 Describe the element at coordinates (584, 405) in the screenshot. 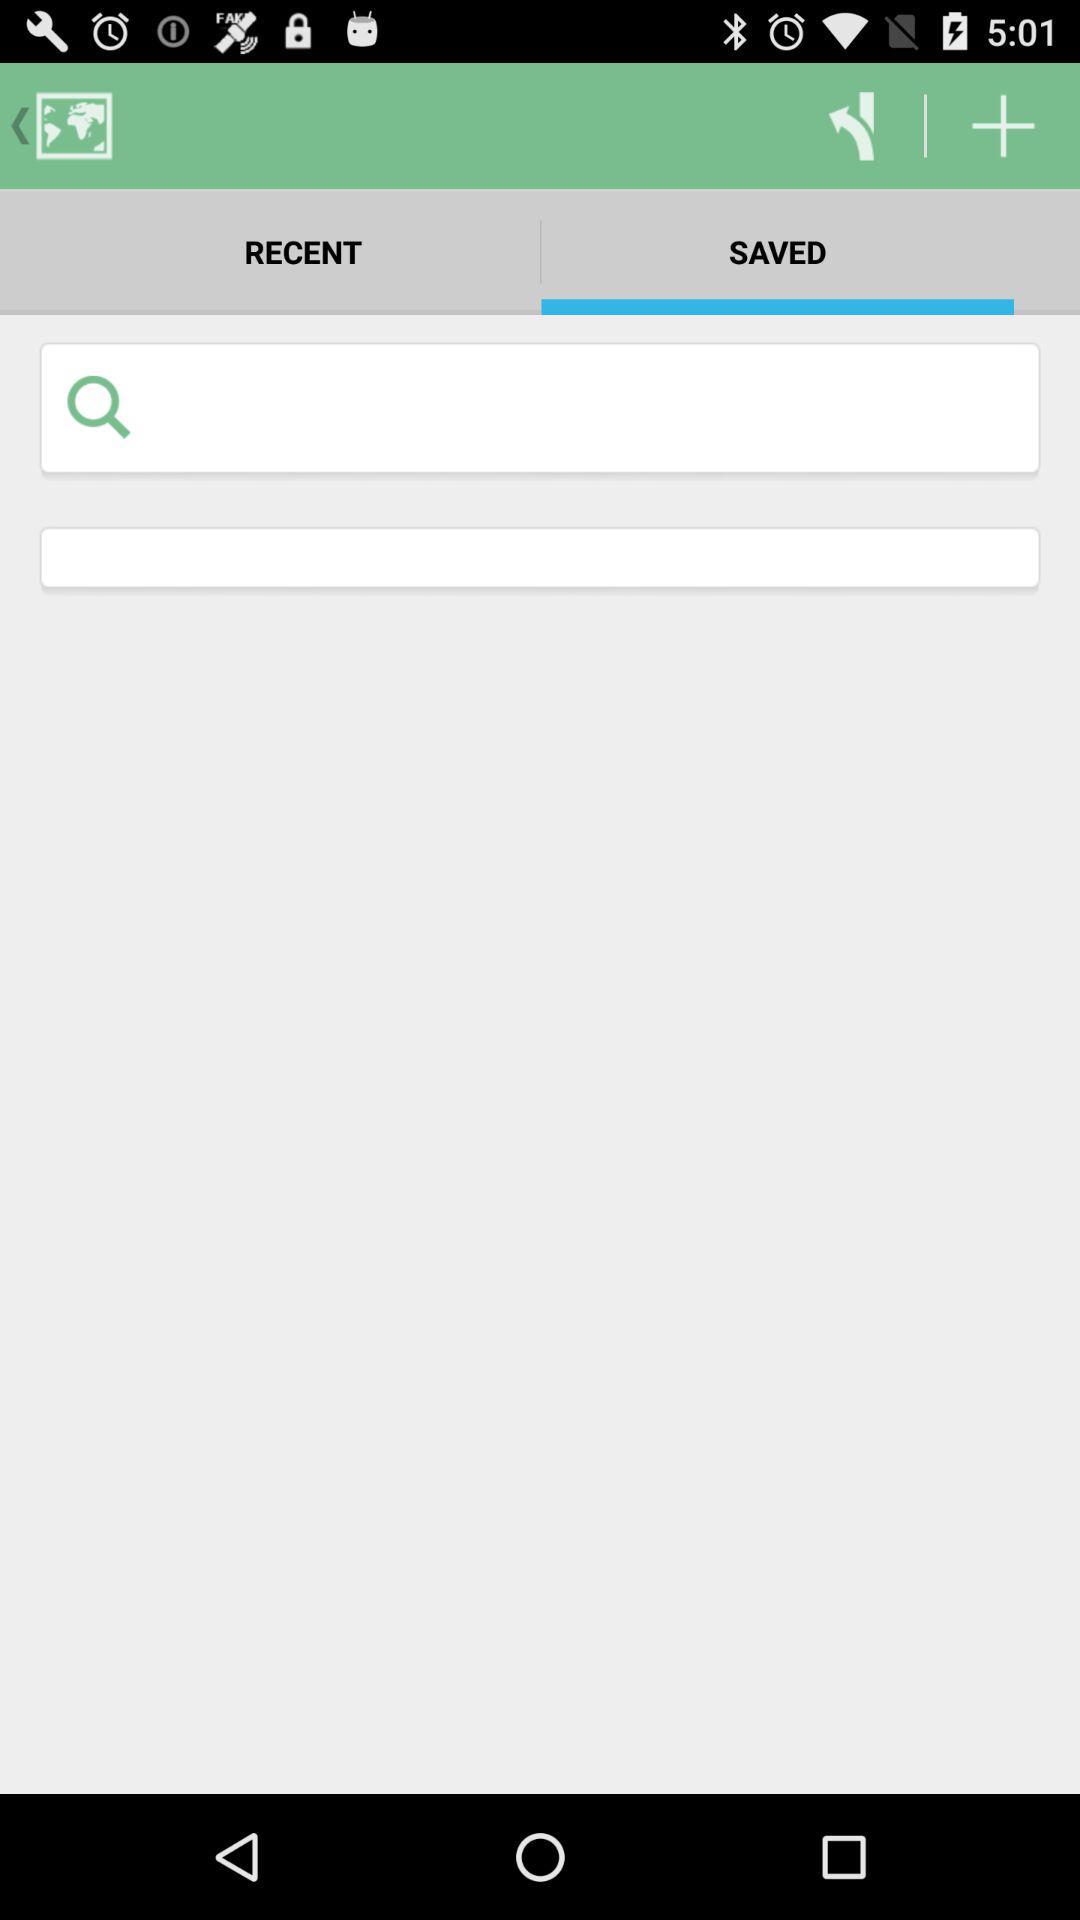

I see `google search page` at that location.